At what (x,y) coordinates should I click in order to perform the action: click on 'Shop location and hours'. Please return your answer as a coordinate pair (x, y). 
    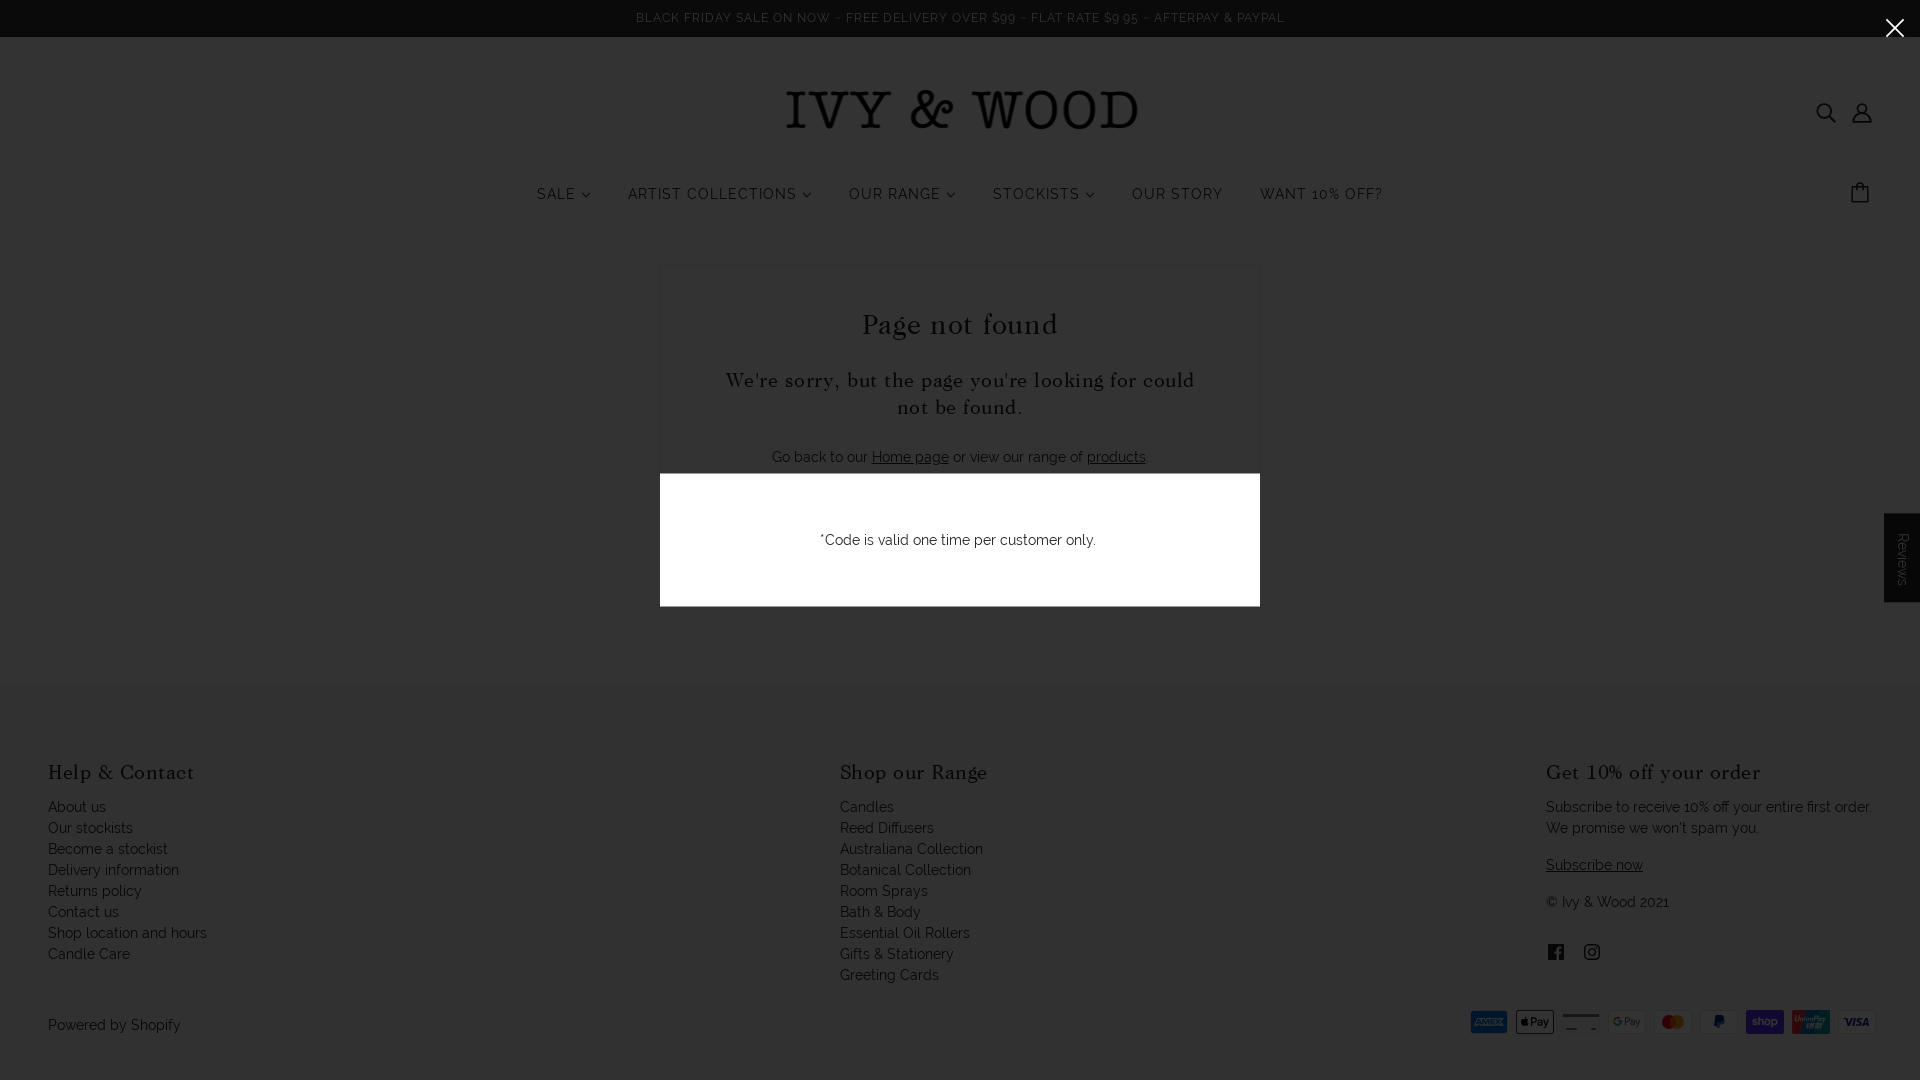
    Looking at the image, I should click on (126, 932).